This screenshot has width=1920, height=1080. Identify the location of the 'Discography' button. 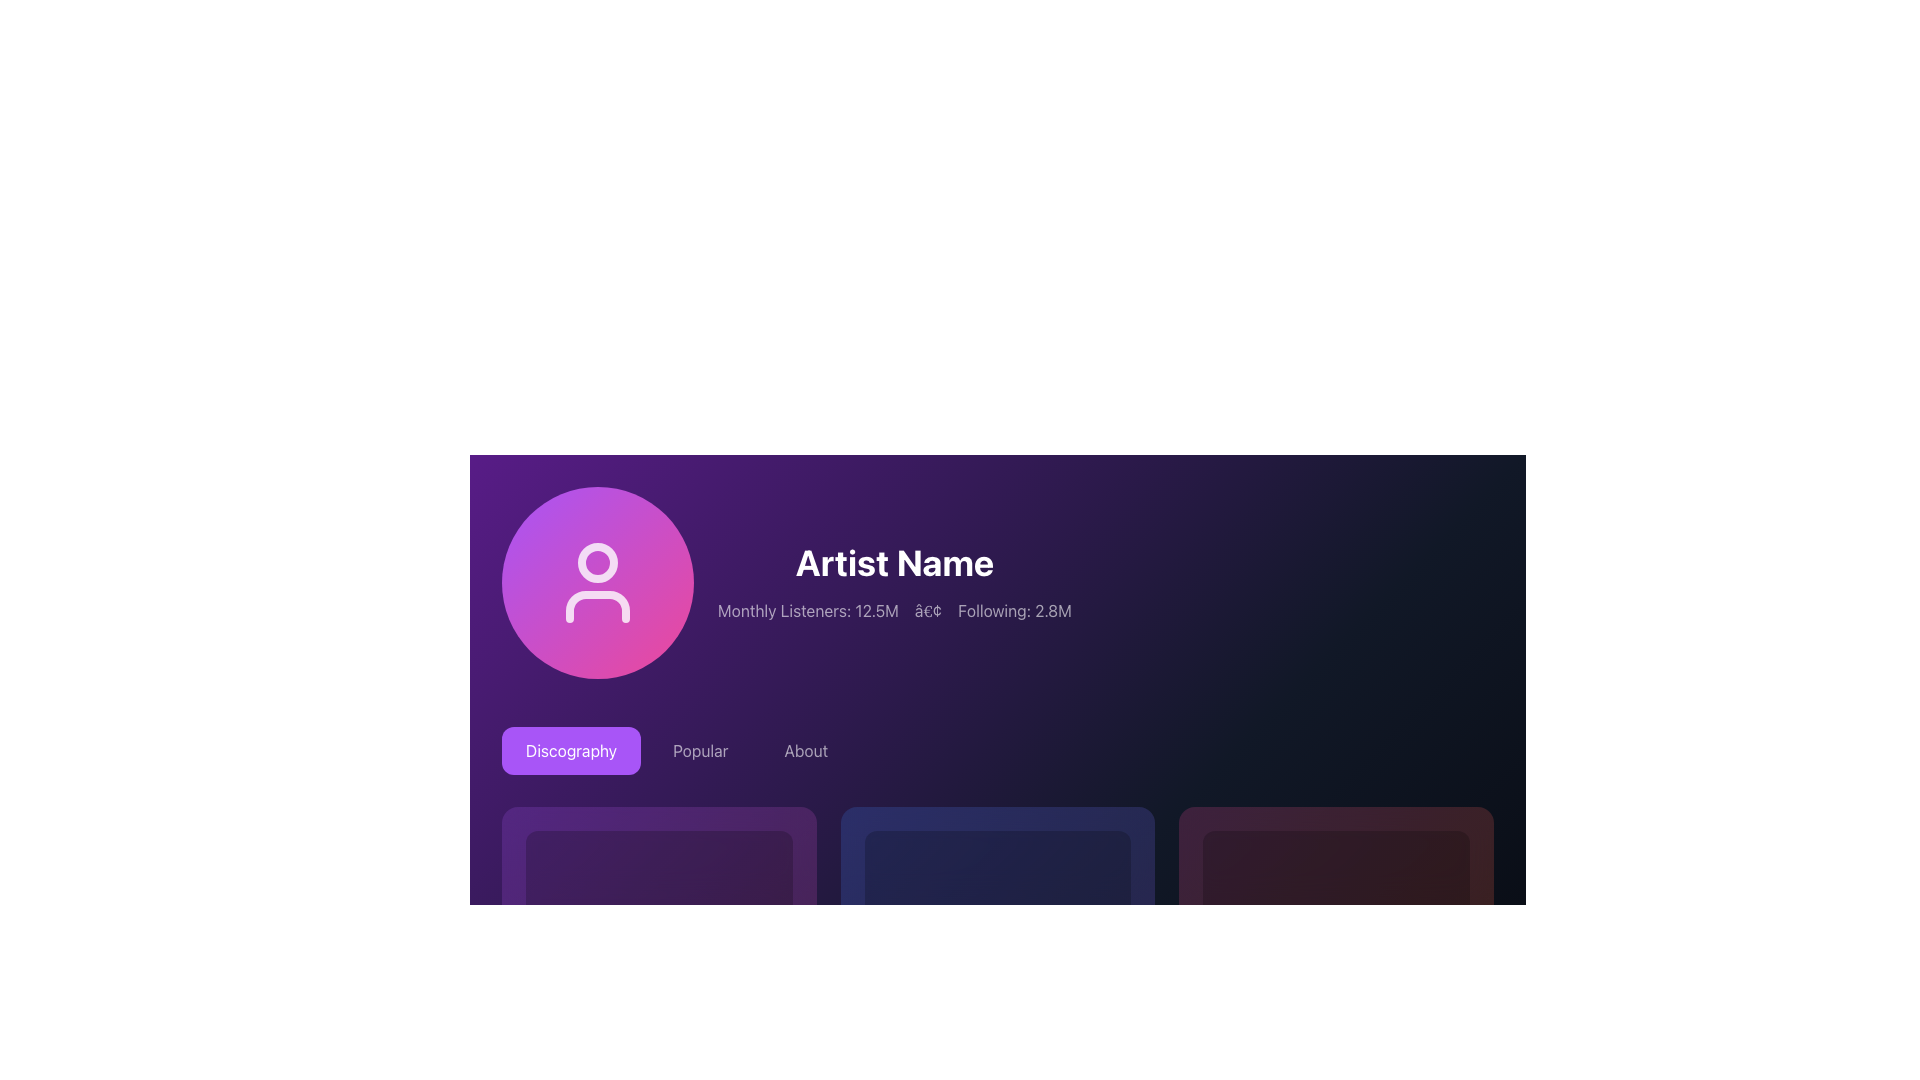
(570, 751).